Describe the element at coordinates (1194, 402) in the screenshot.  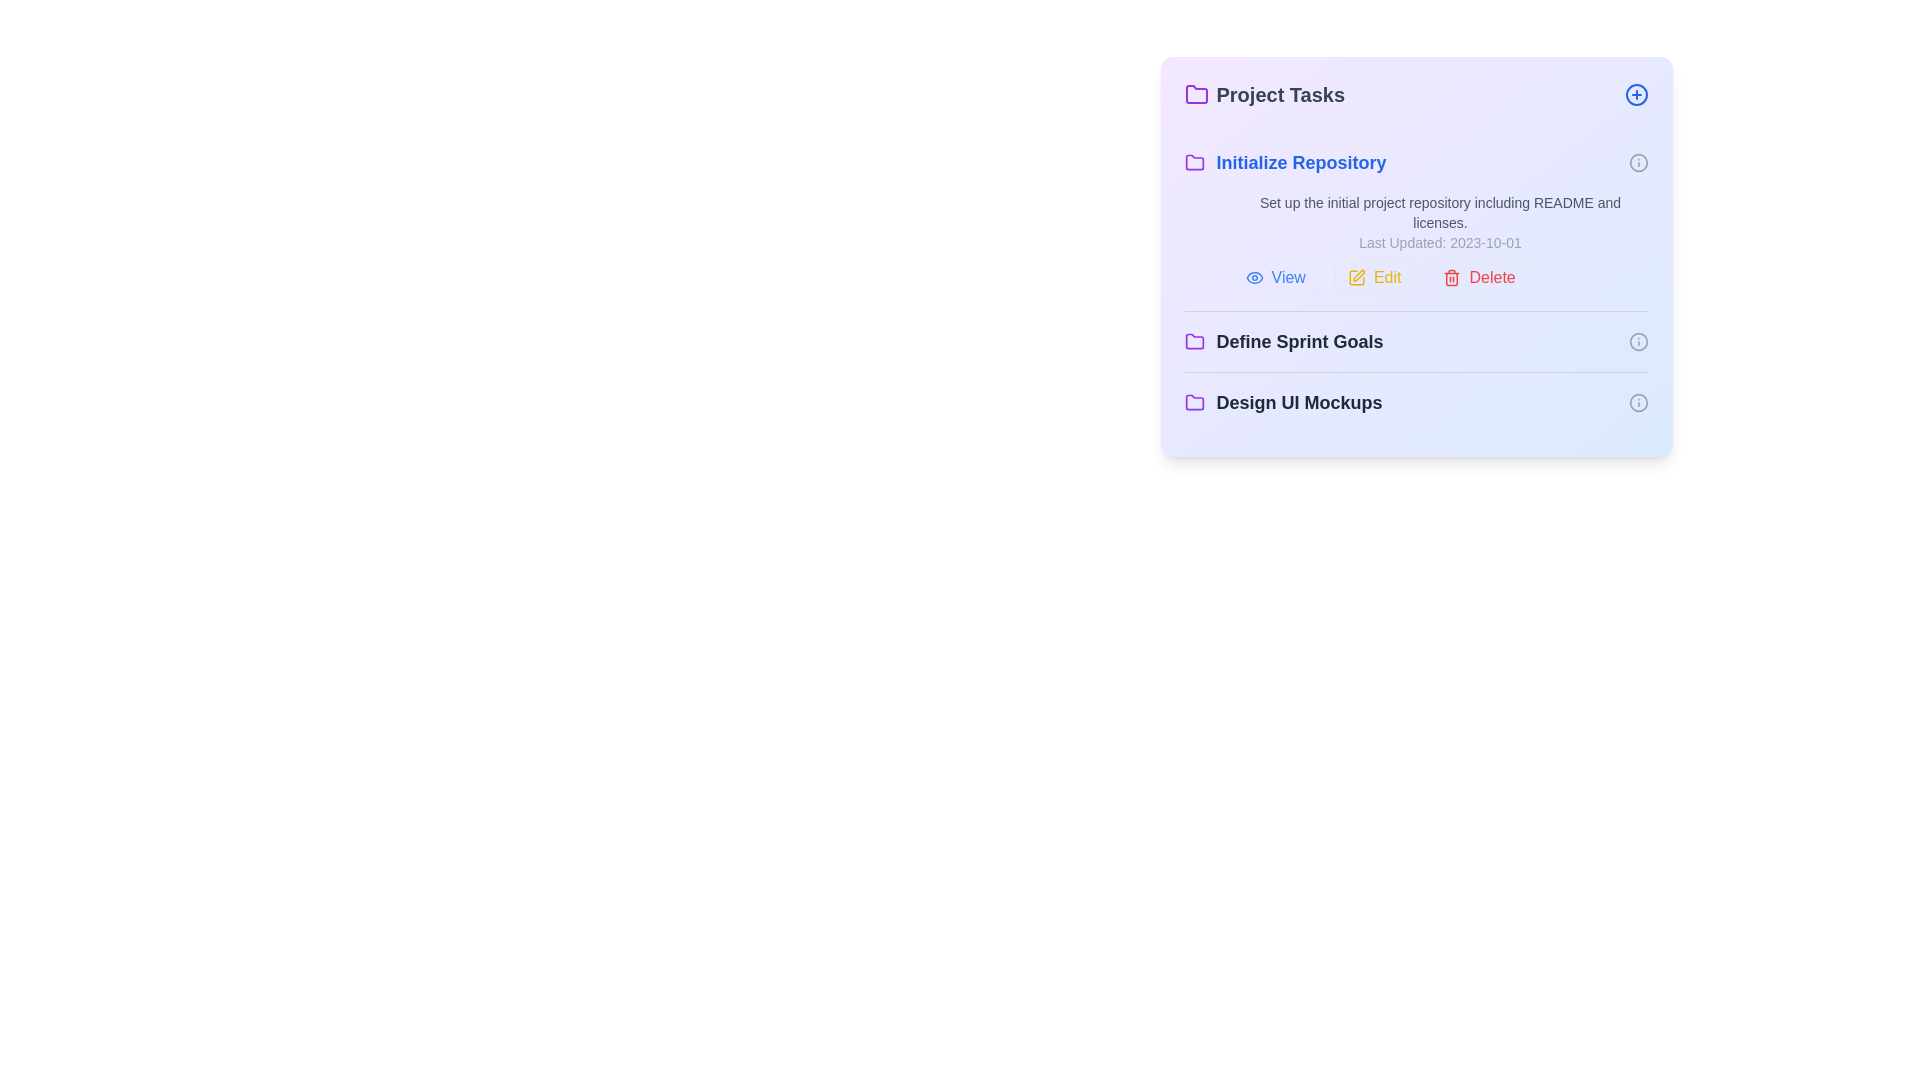
I see `the folder icon representing the 'Design UI Mockups', located on the far left side of its row` at that location.